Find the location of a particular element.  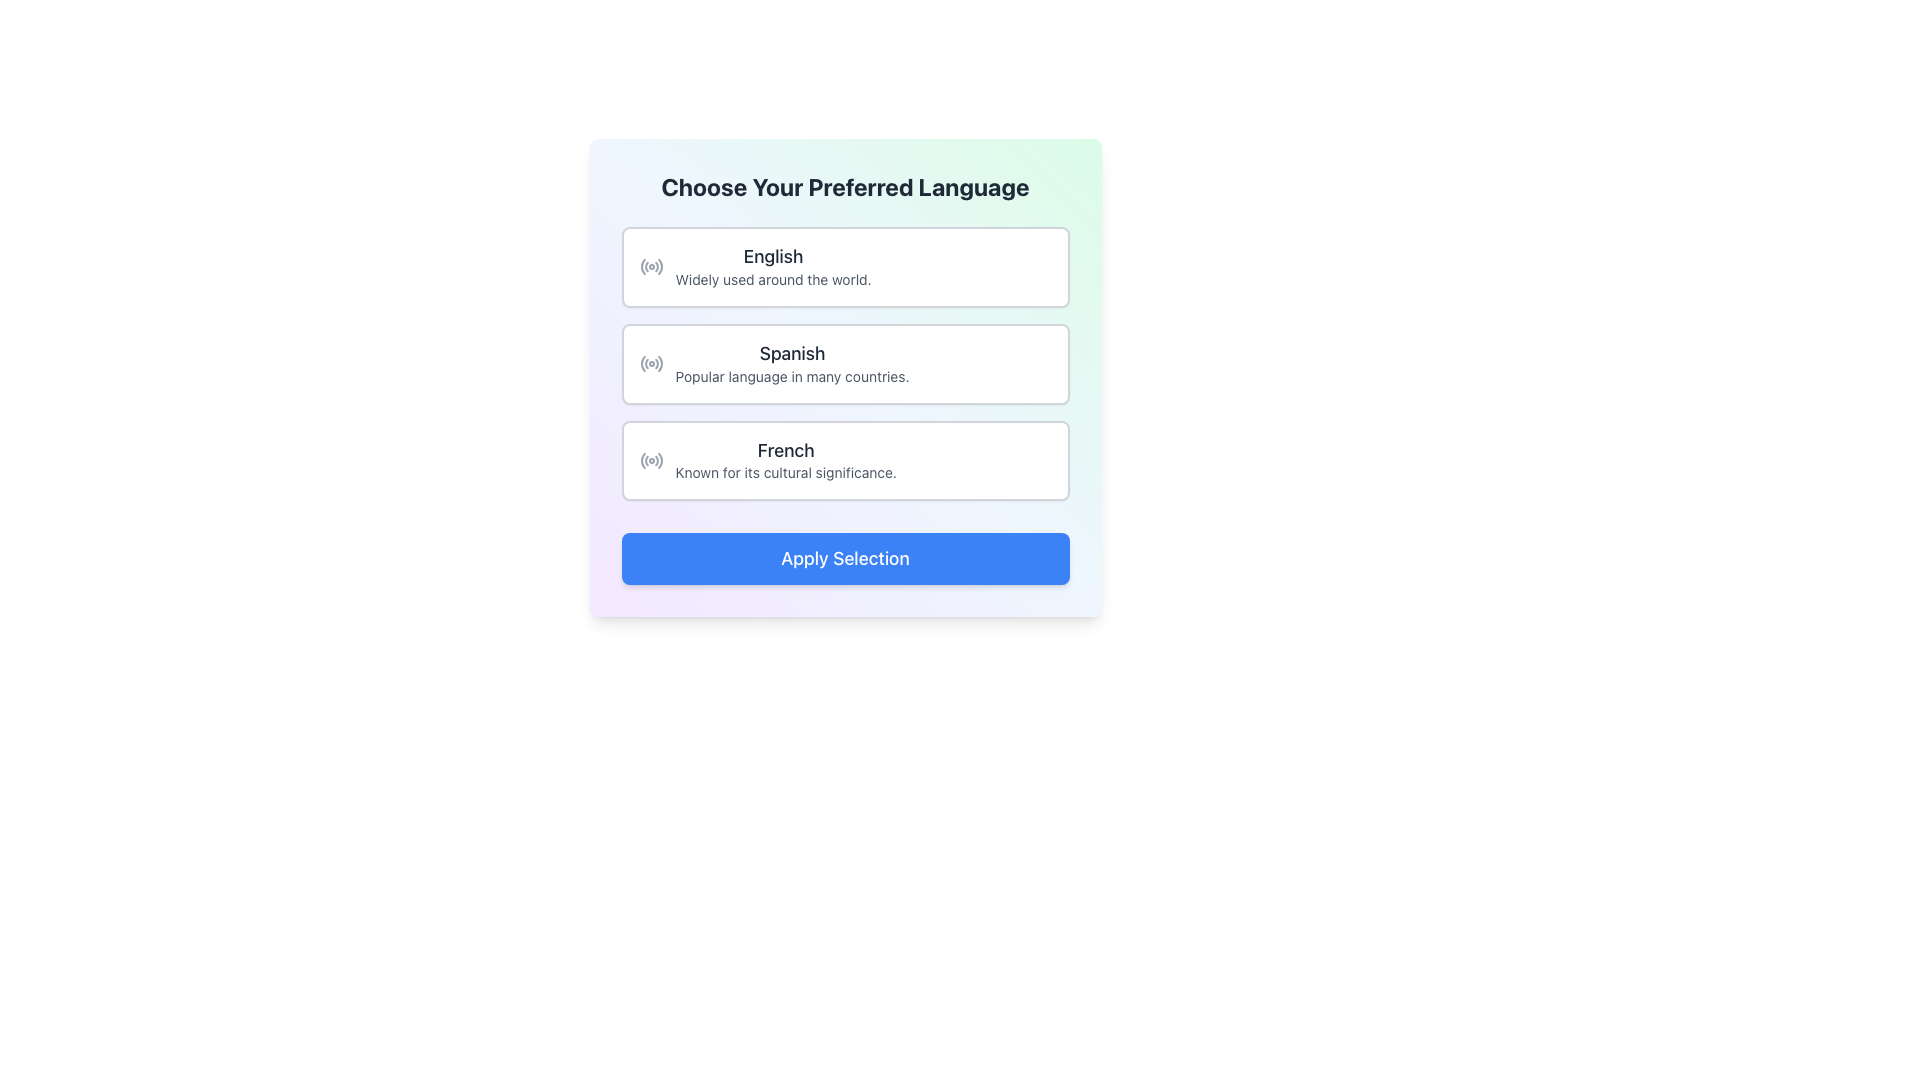

the third interactive card in the vertically stacked list is located at coordinates (845, 460).